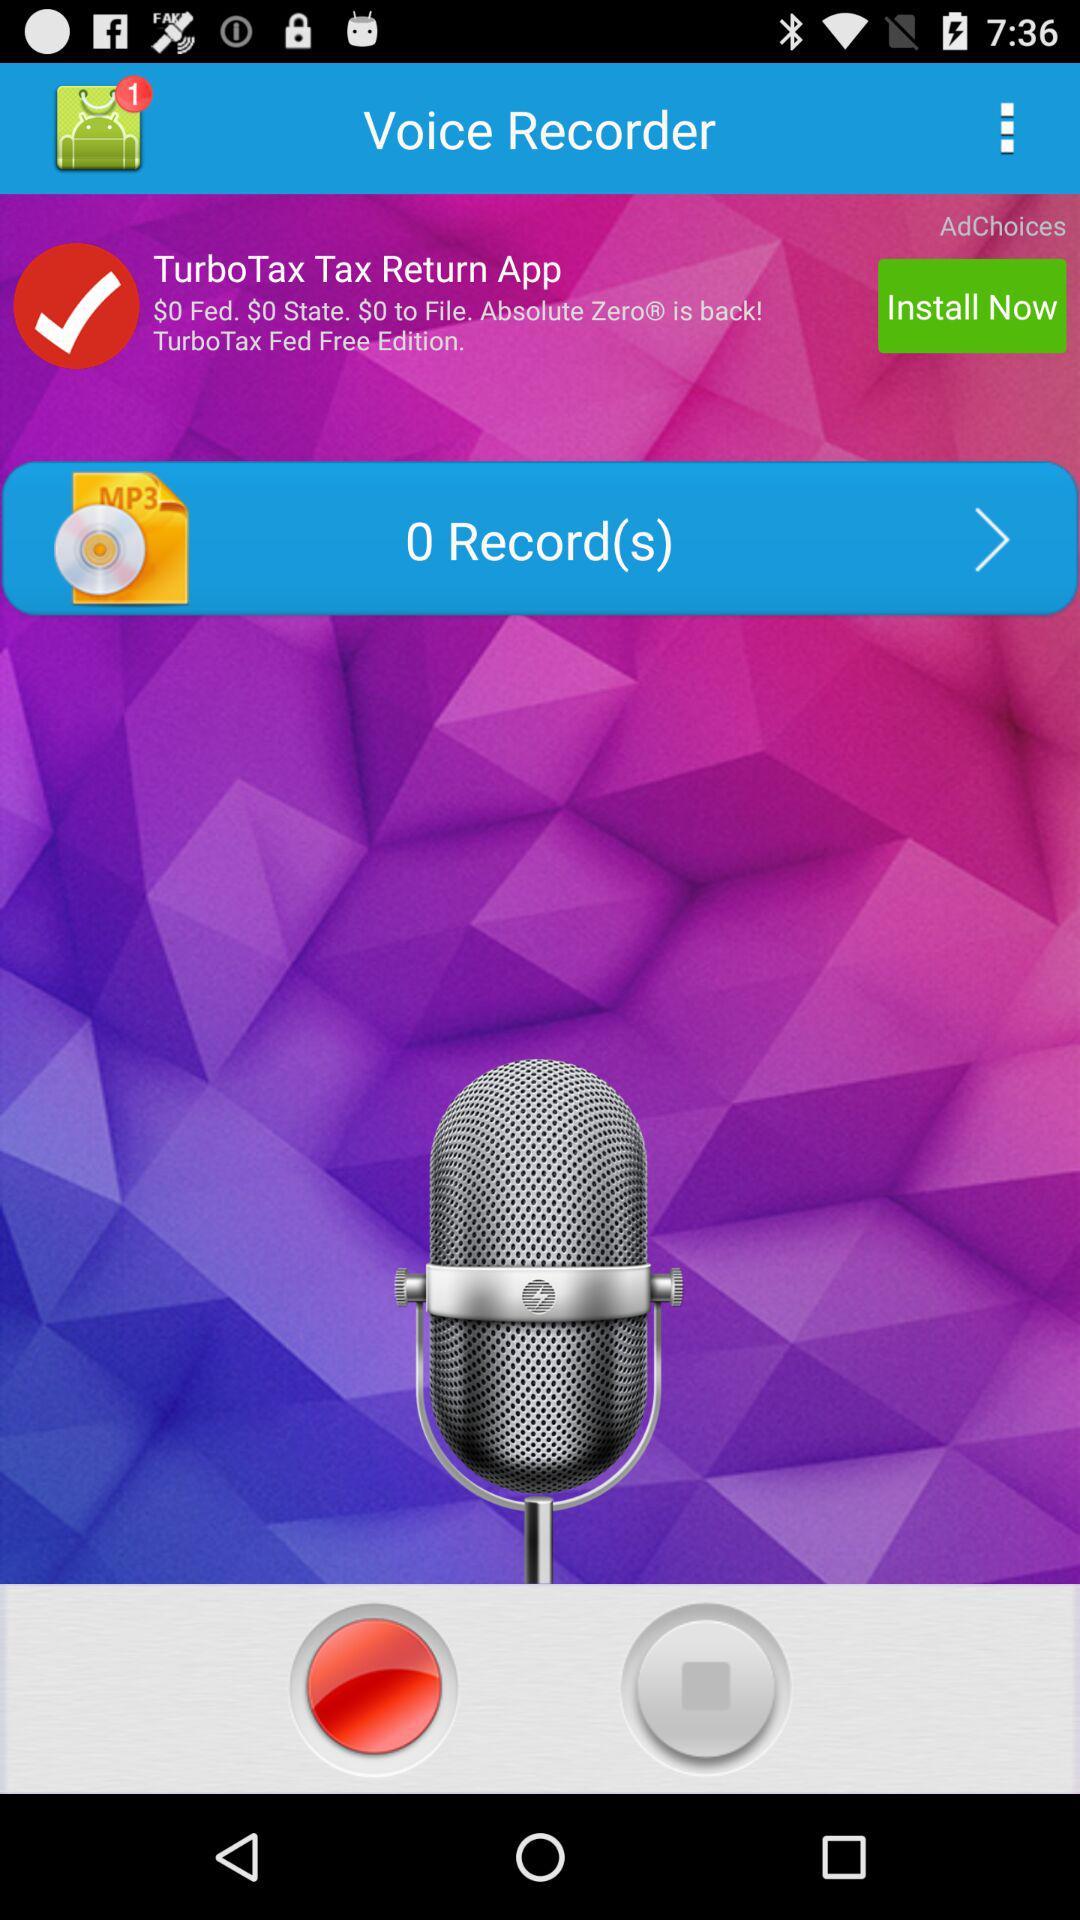  I want to click on super voice recorder, so click(373, 1688).